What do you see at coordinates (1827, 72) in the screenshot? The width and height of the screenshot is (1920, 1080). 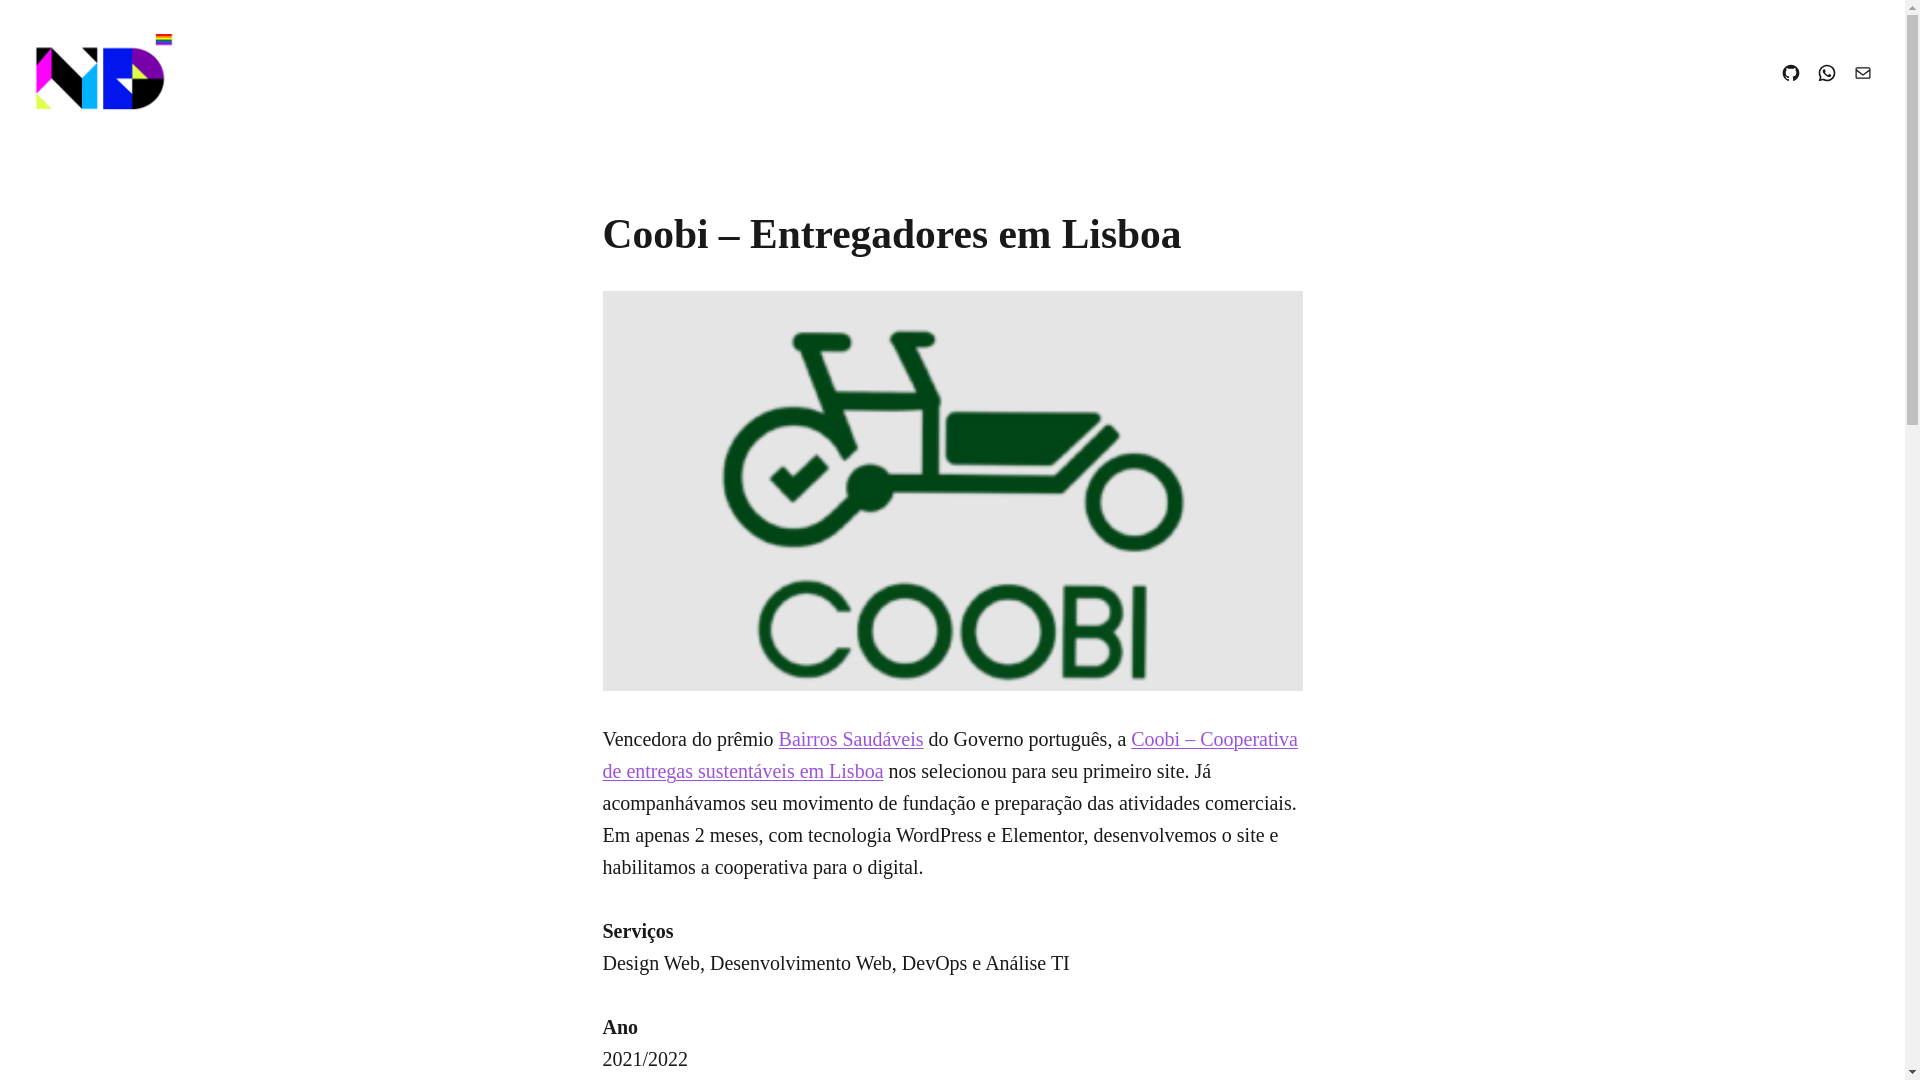 I see `'WhatsApp'` at bounding box center [1827, 72].